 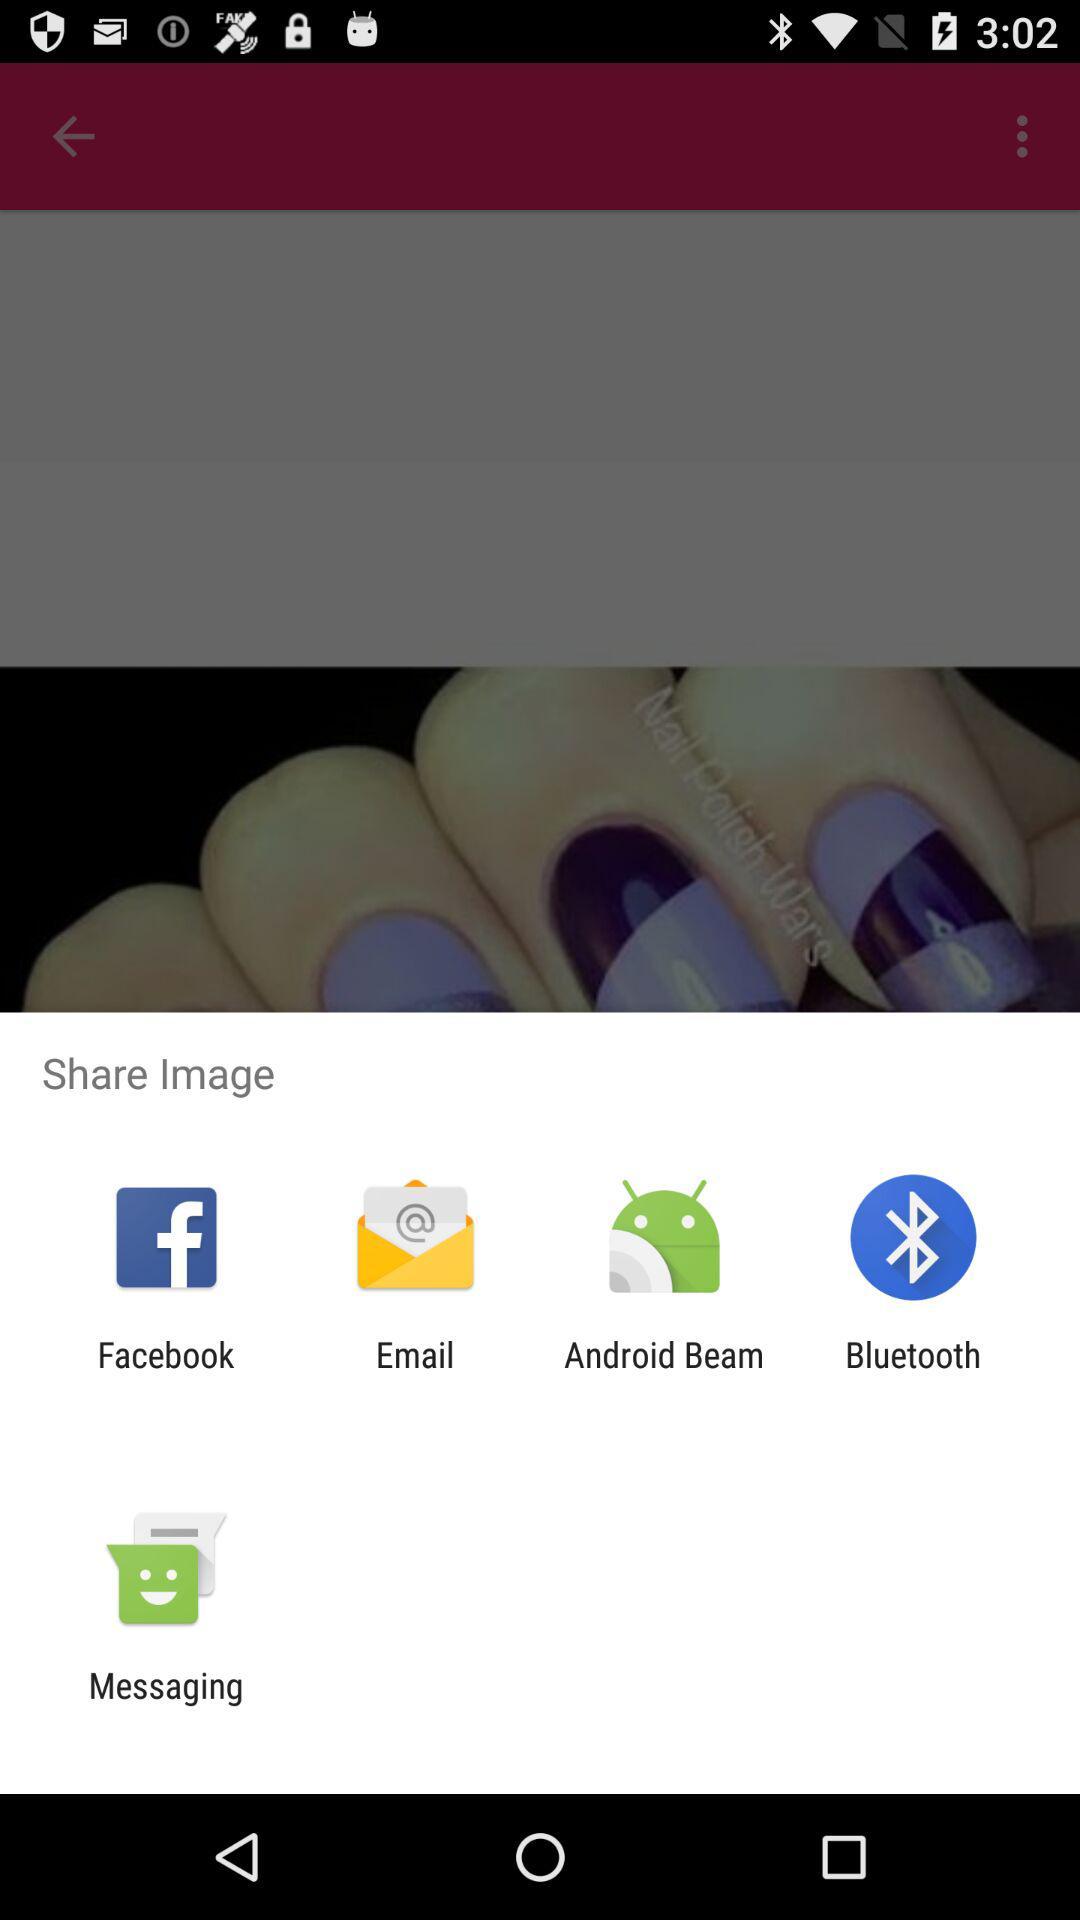 I want to click on icon next to facebook icon, so click(x=414, y=1374).